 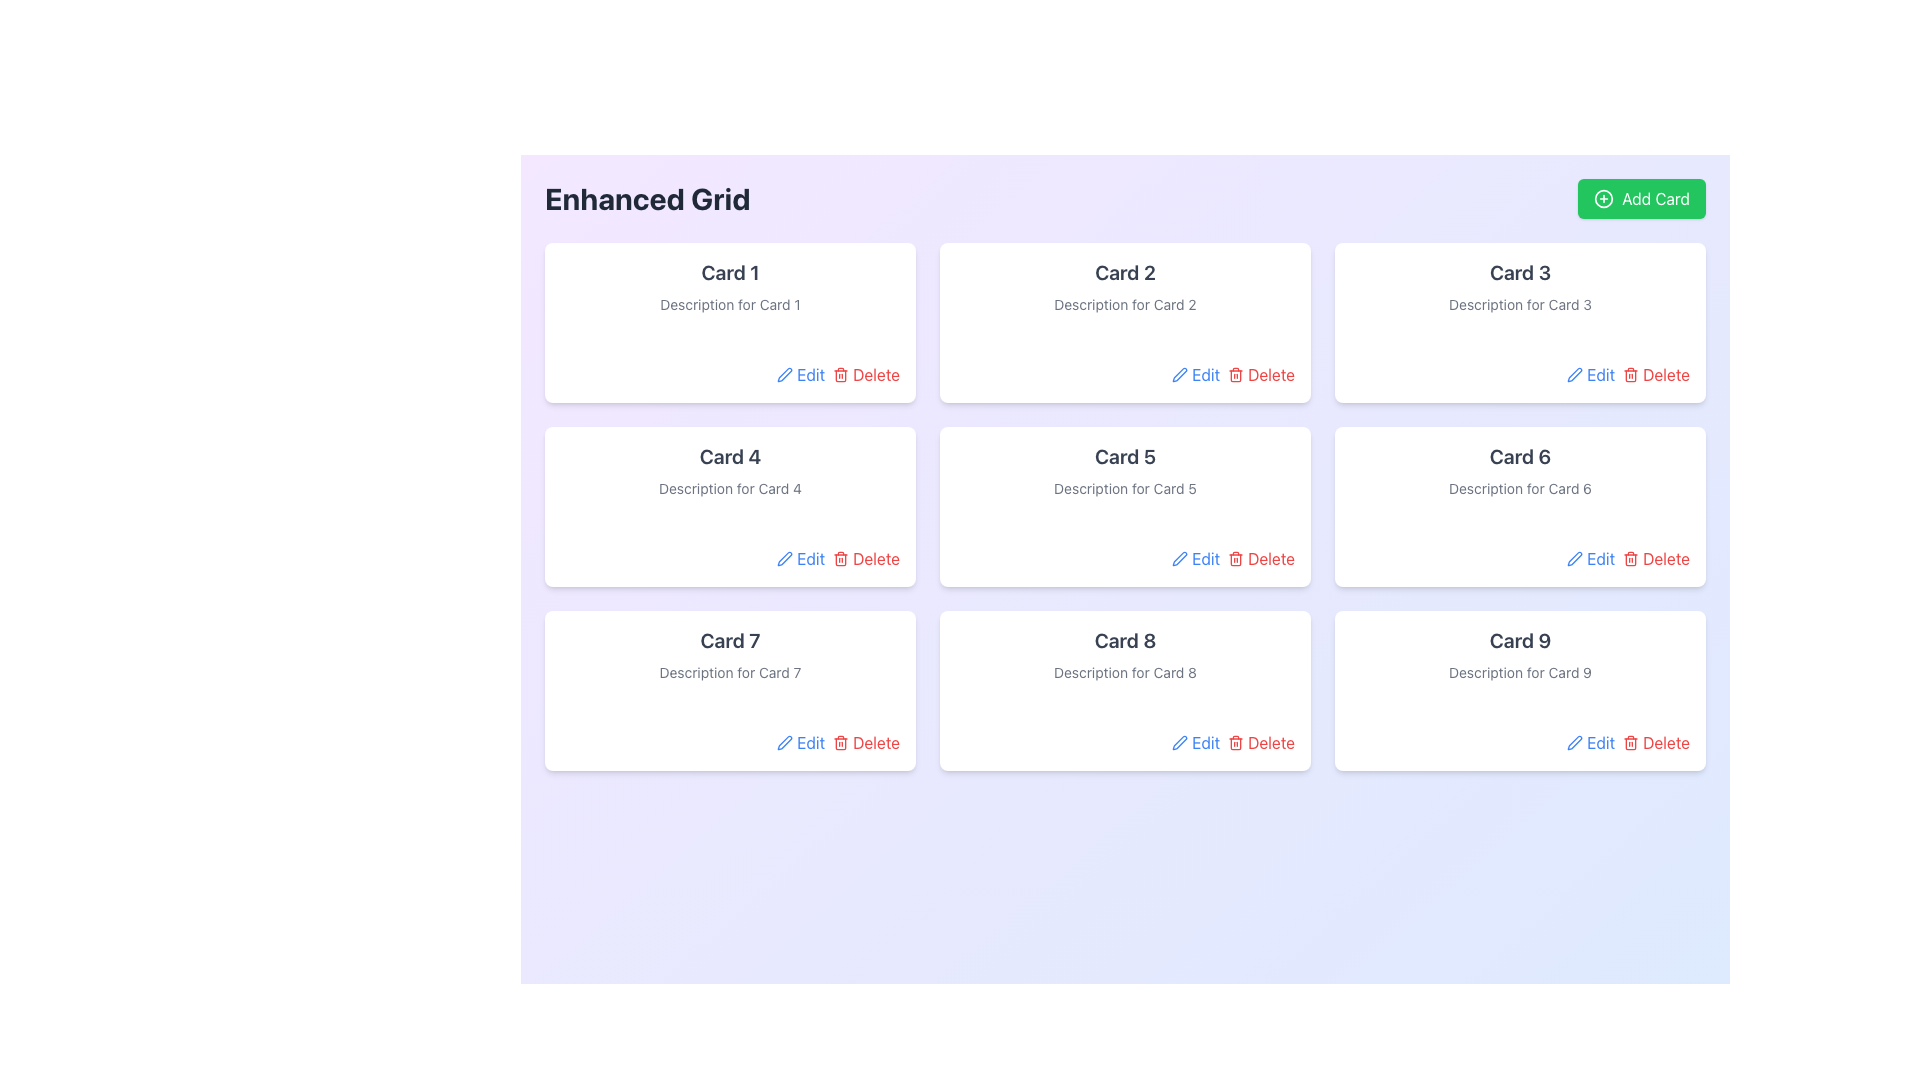 I want to click on the green button labeled 'Add Card' located in the top-right corner of the interface, so click(x=1603, y=199).